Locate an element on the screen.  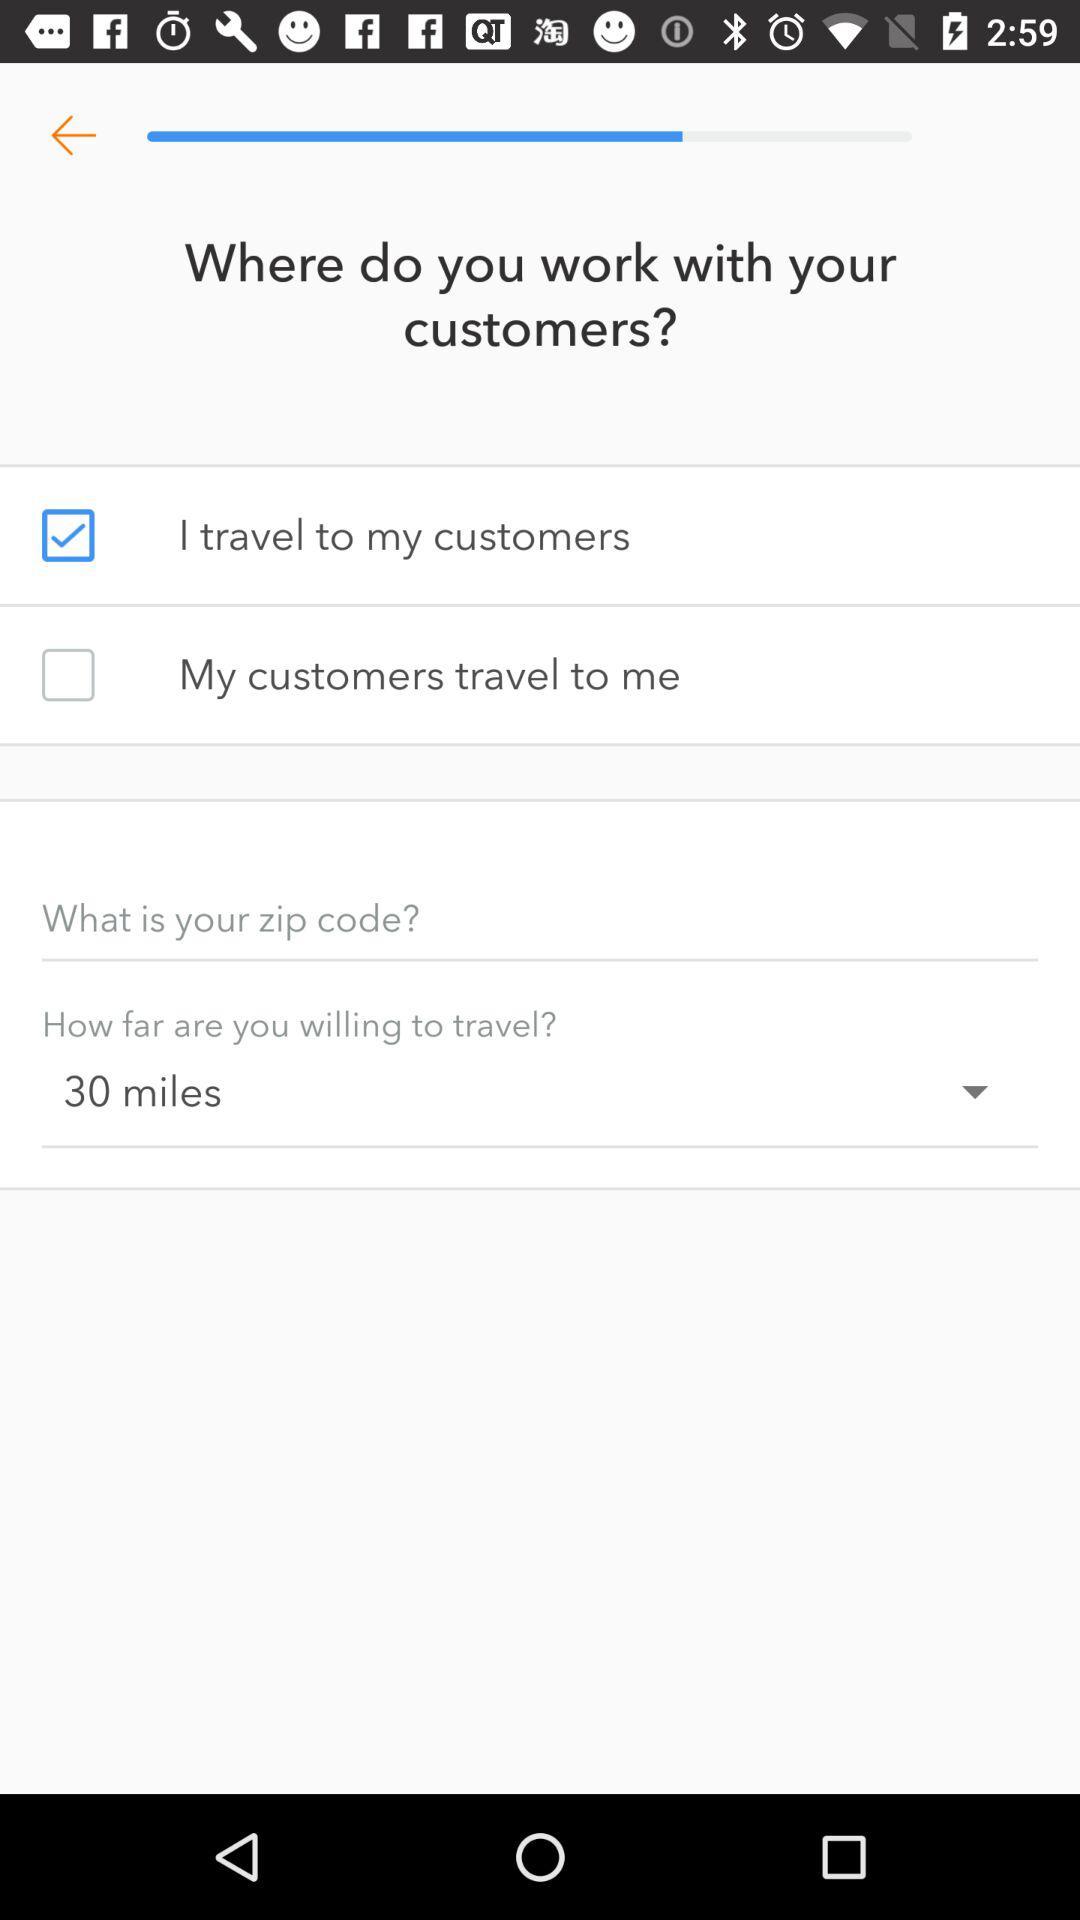
previous is located at coordinates (72, 135).